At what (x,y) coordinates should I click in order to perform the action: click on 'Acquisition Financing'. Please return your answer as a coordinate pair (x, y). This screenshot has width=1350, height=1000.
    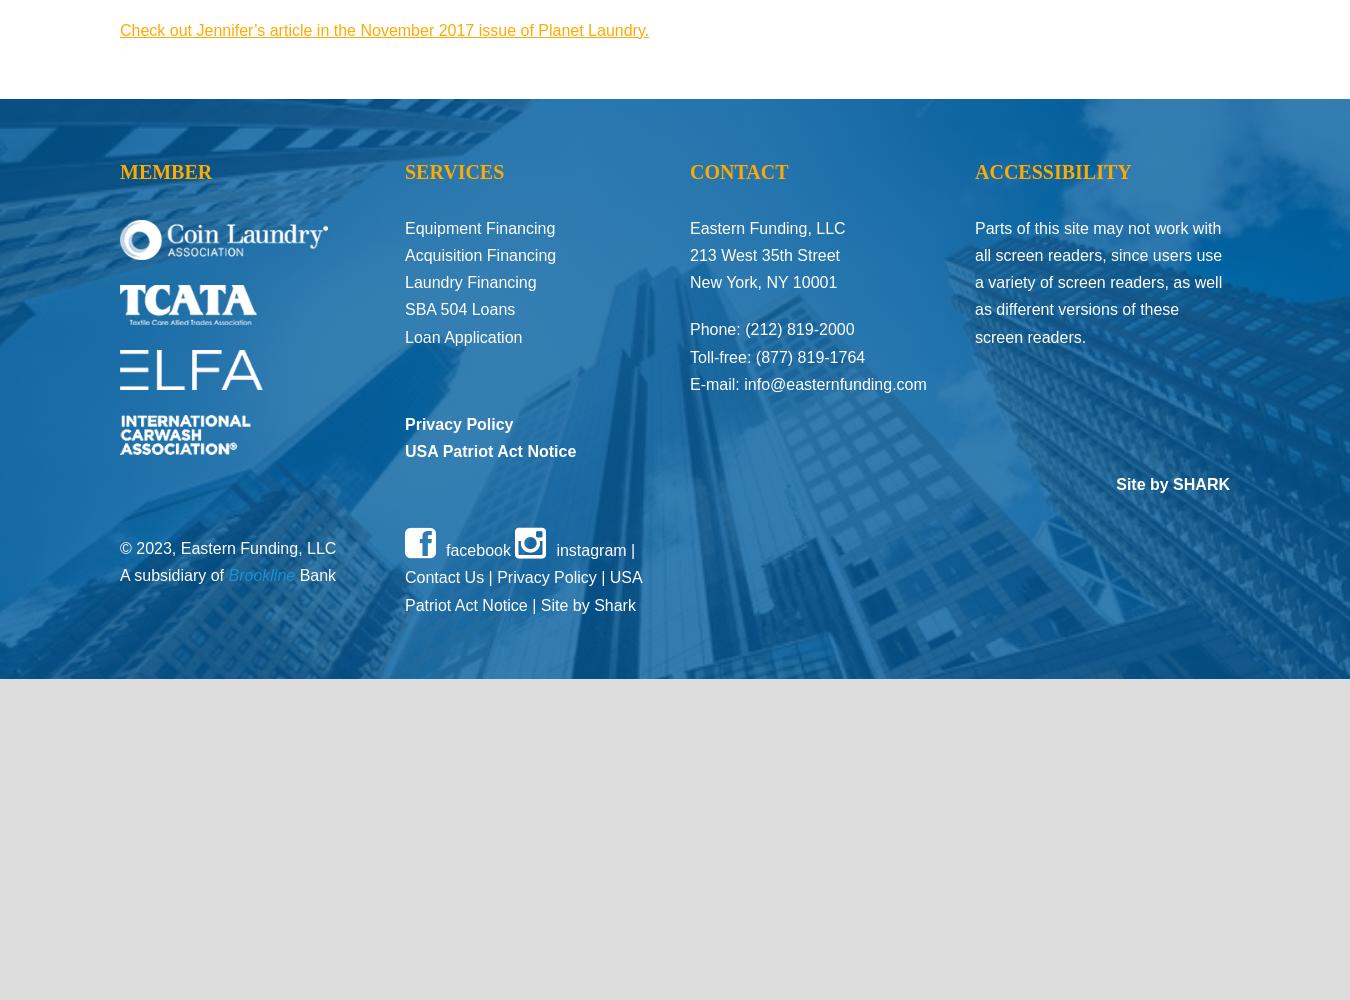
    Looking at the image, I should click on (405, 255).